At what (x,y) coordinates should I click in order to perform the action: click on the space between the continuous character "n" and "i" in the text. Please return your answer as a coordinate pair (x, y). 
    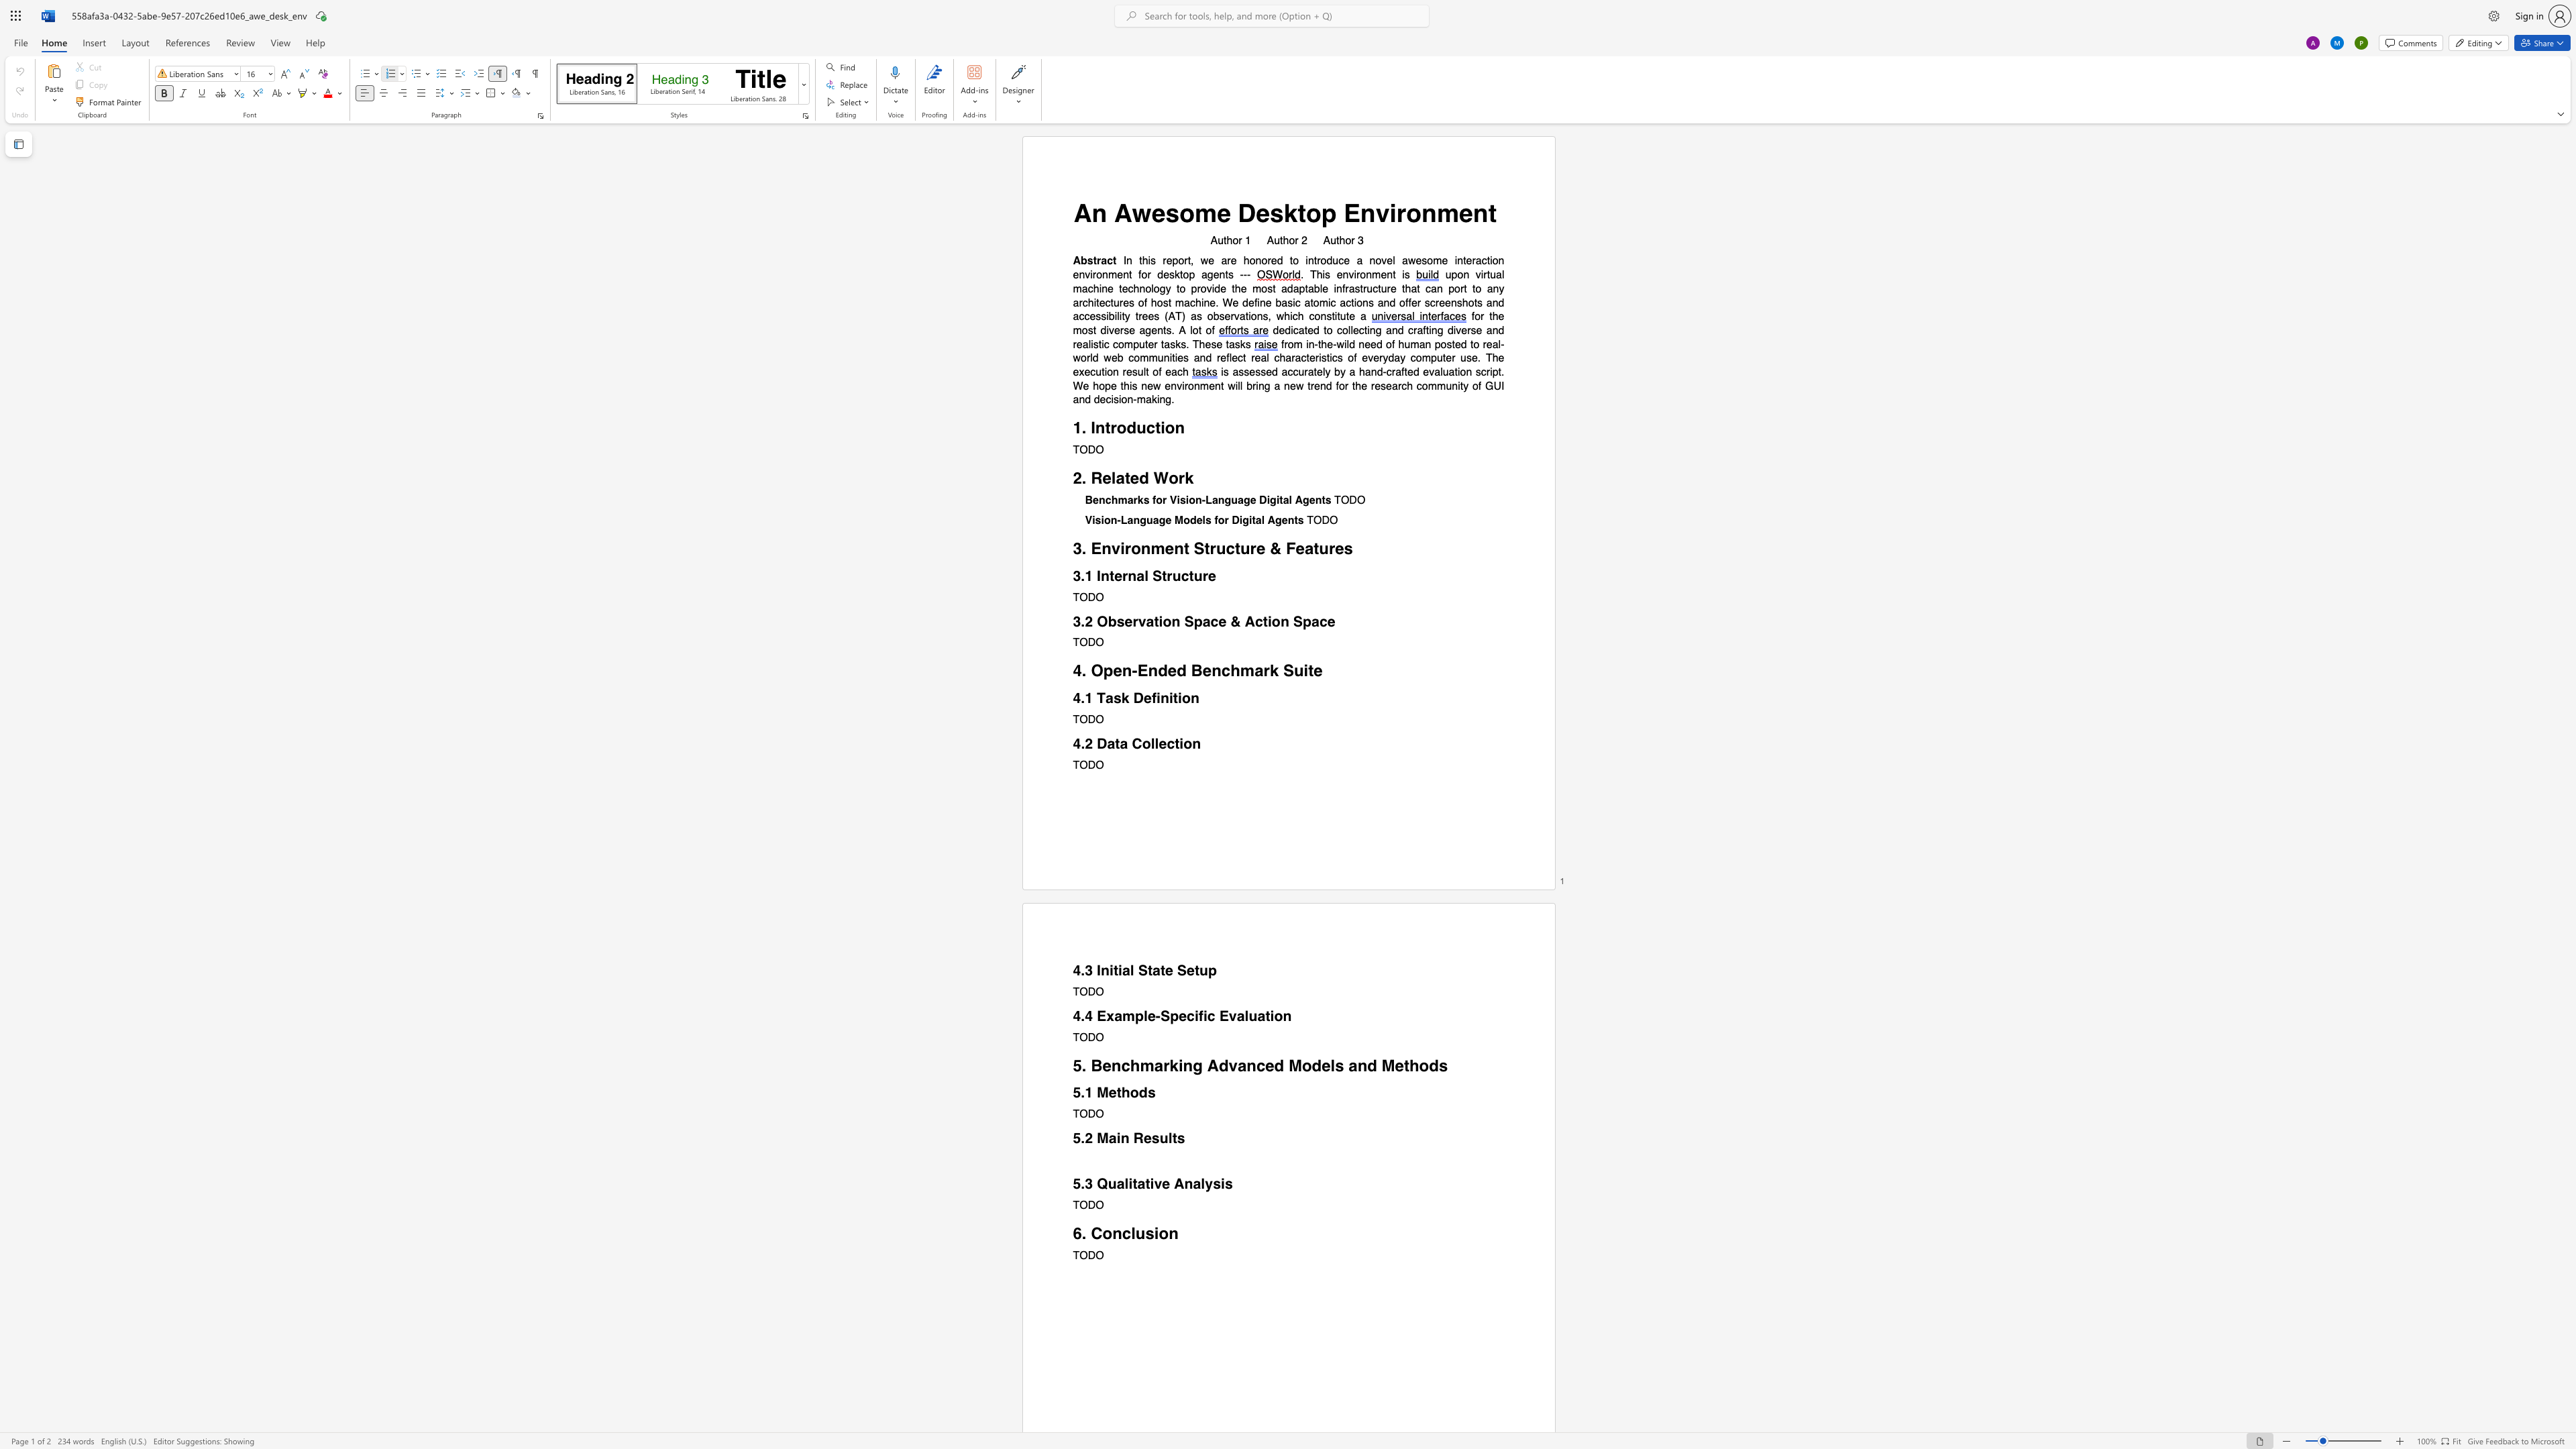
    Looking at the image, I should click on (1108, 969).